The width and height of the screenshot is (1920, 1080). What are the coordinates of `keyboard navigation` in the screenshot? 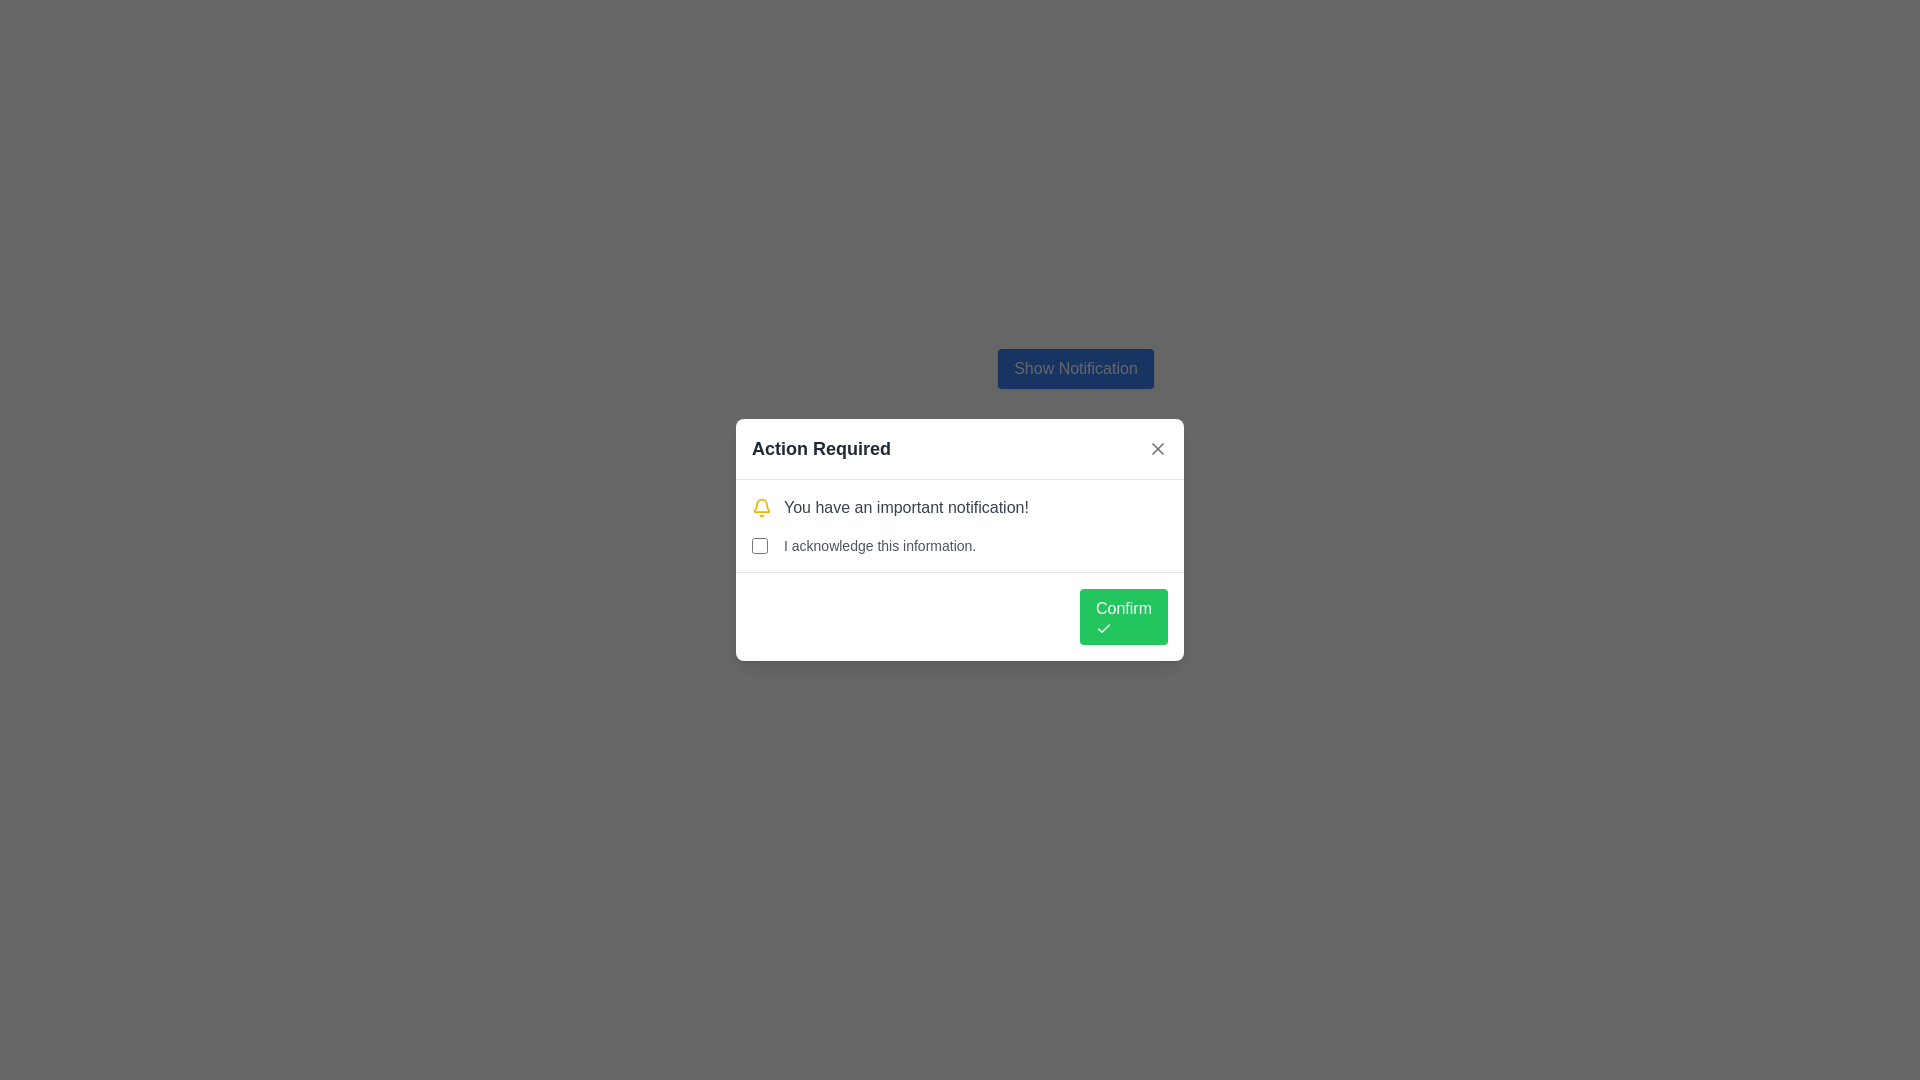 It's located at (758, 546).